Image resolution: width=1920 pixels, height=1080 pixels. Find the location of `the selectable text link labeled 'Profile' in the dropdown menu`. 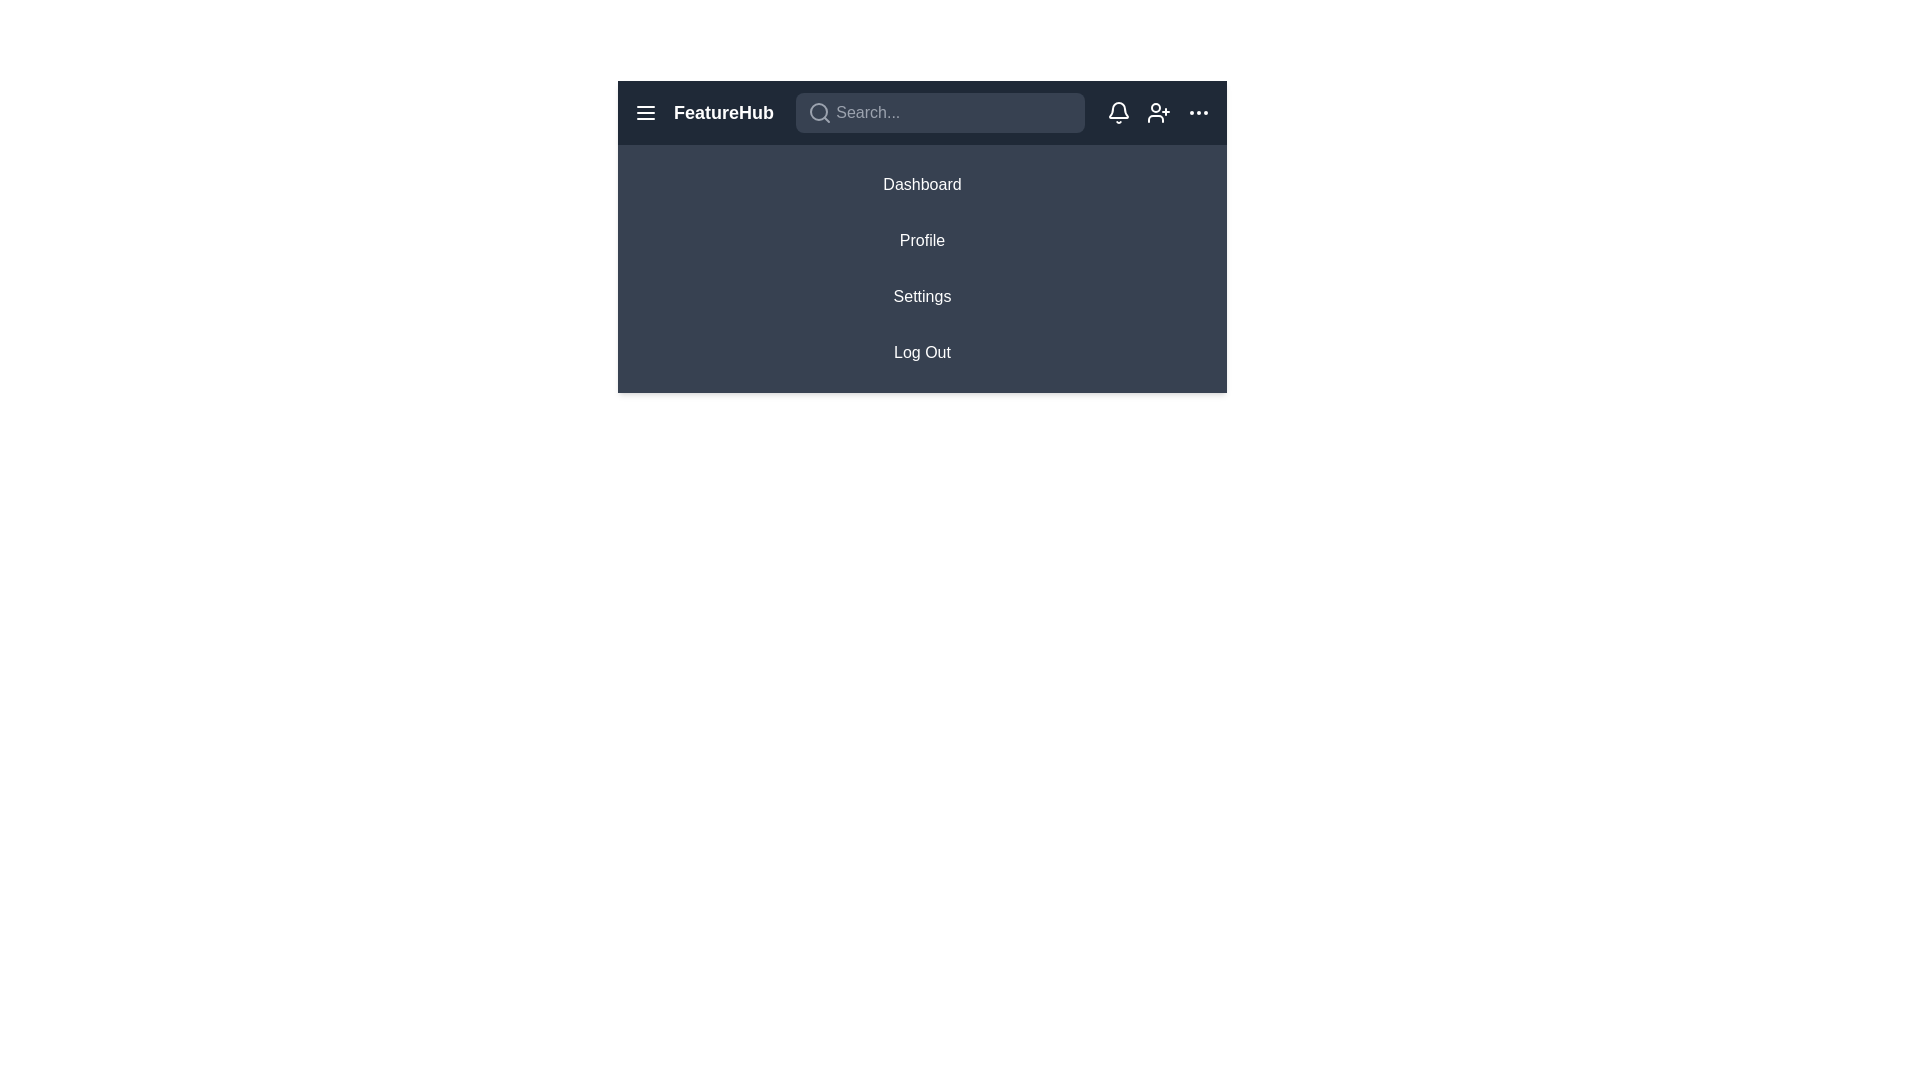

the selectable text link labeled 'Profile' in the dropdown menu is located at coordinates (921, 235).